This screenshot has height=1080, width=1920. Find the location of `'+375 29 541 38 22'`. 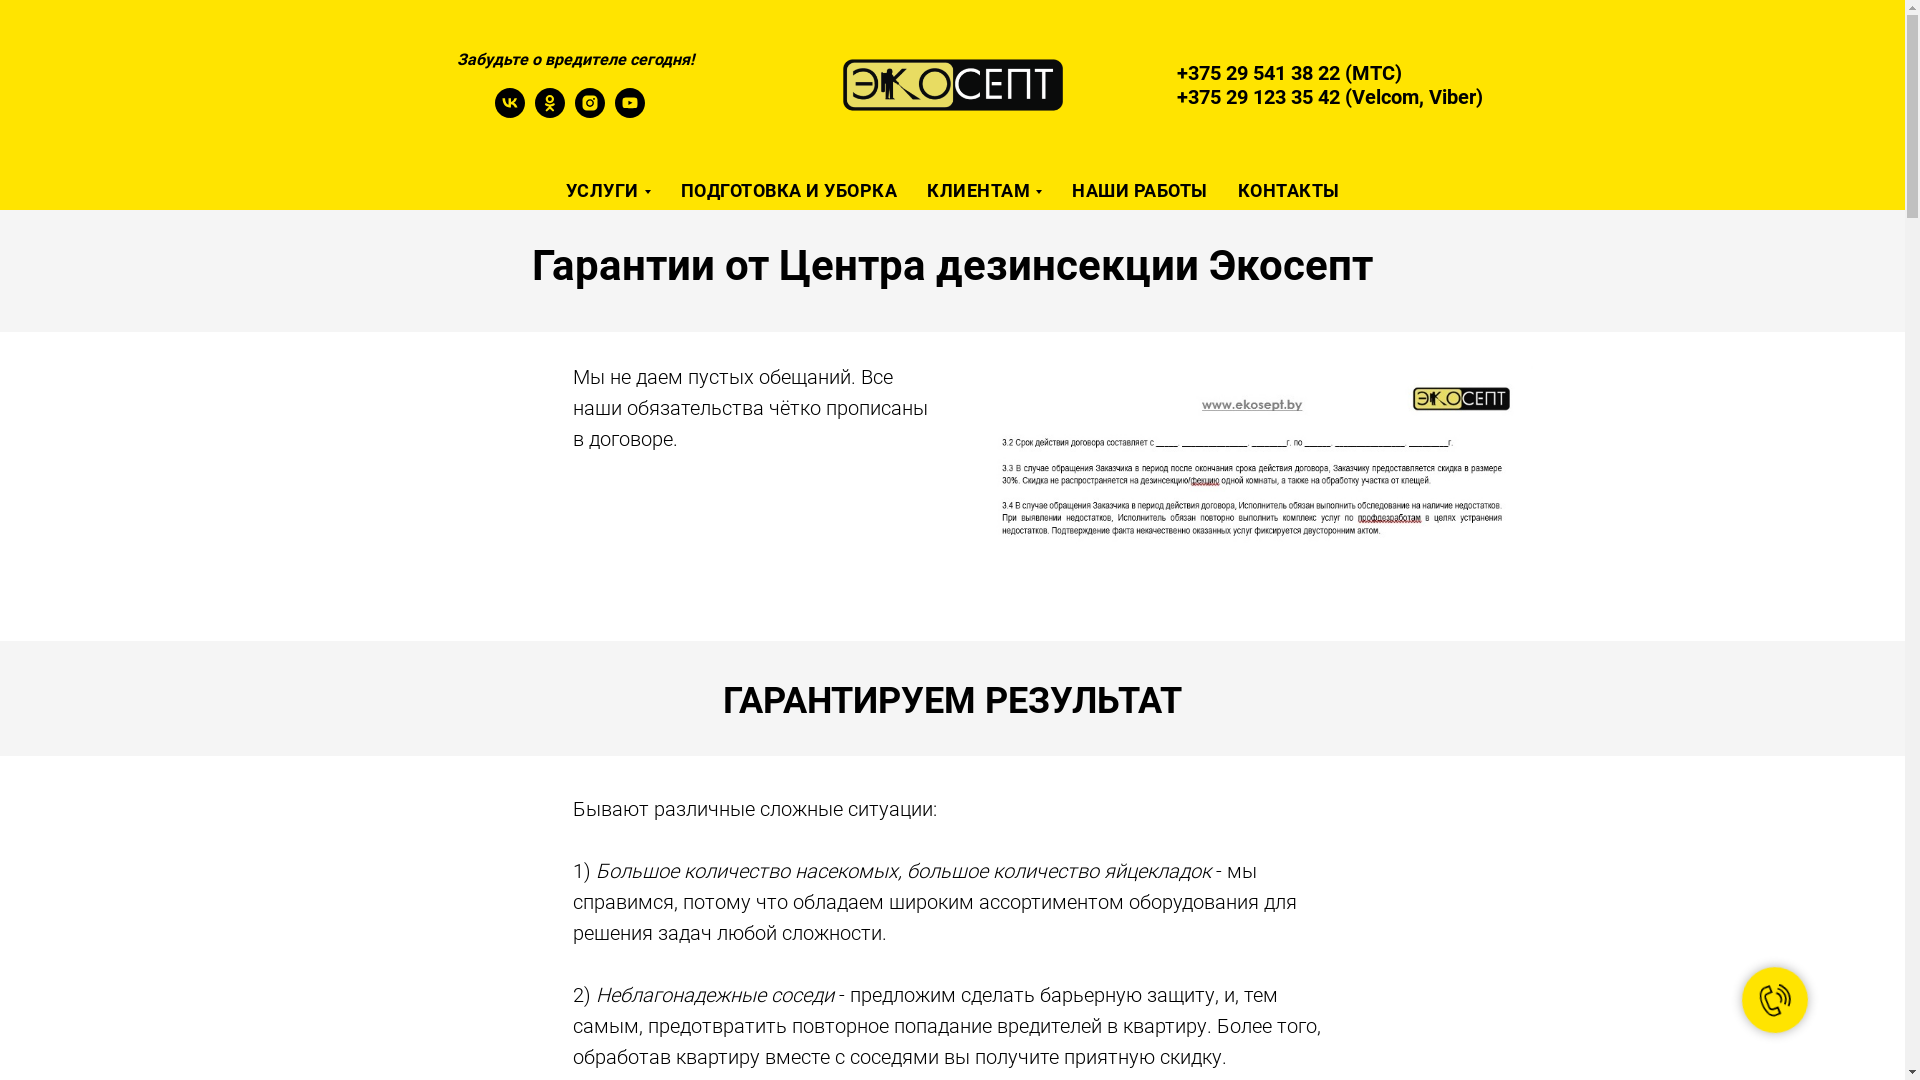

'+375 29 541 38 22' is located at coordinates (1257, 72).